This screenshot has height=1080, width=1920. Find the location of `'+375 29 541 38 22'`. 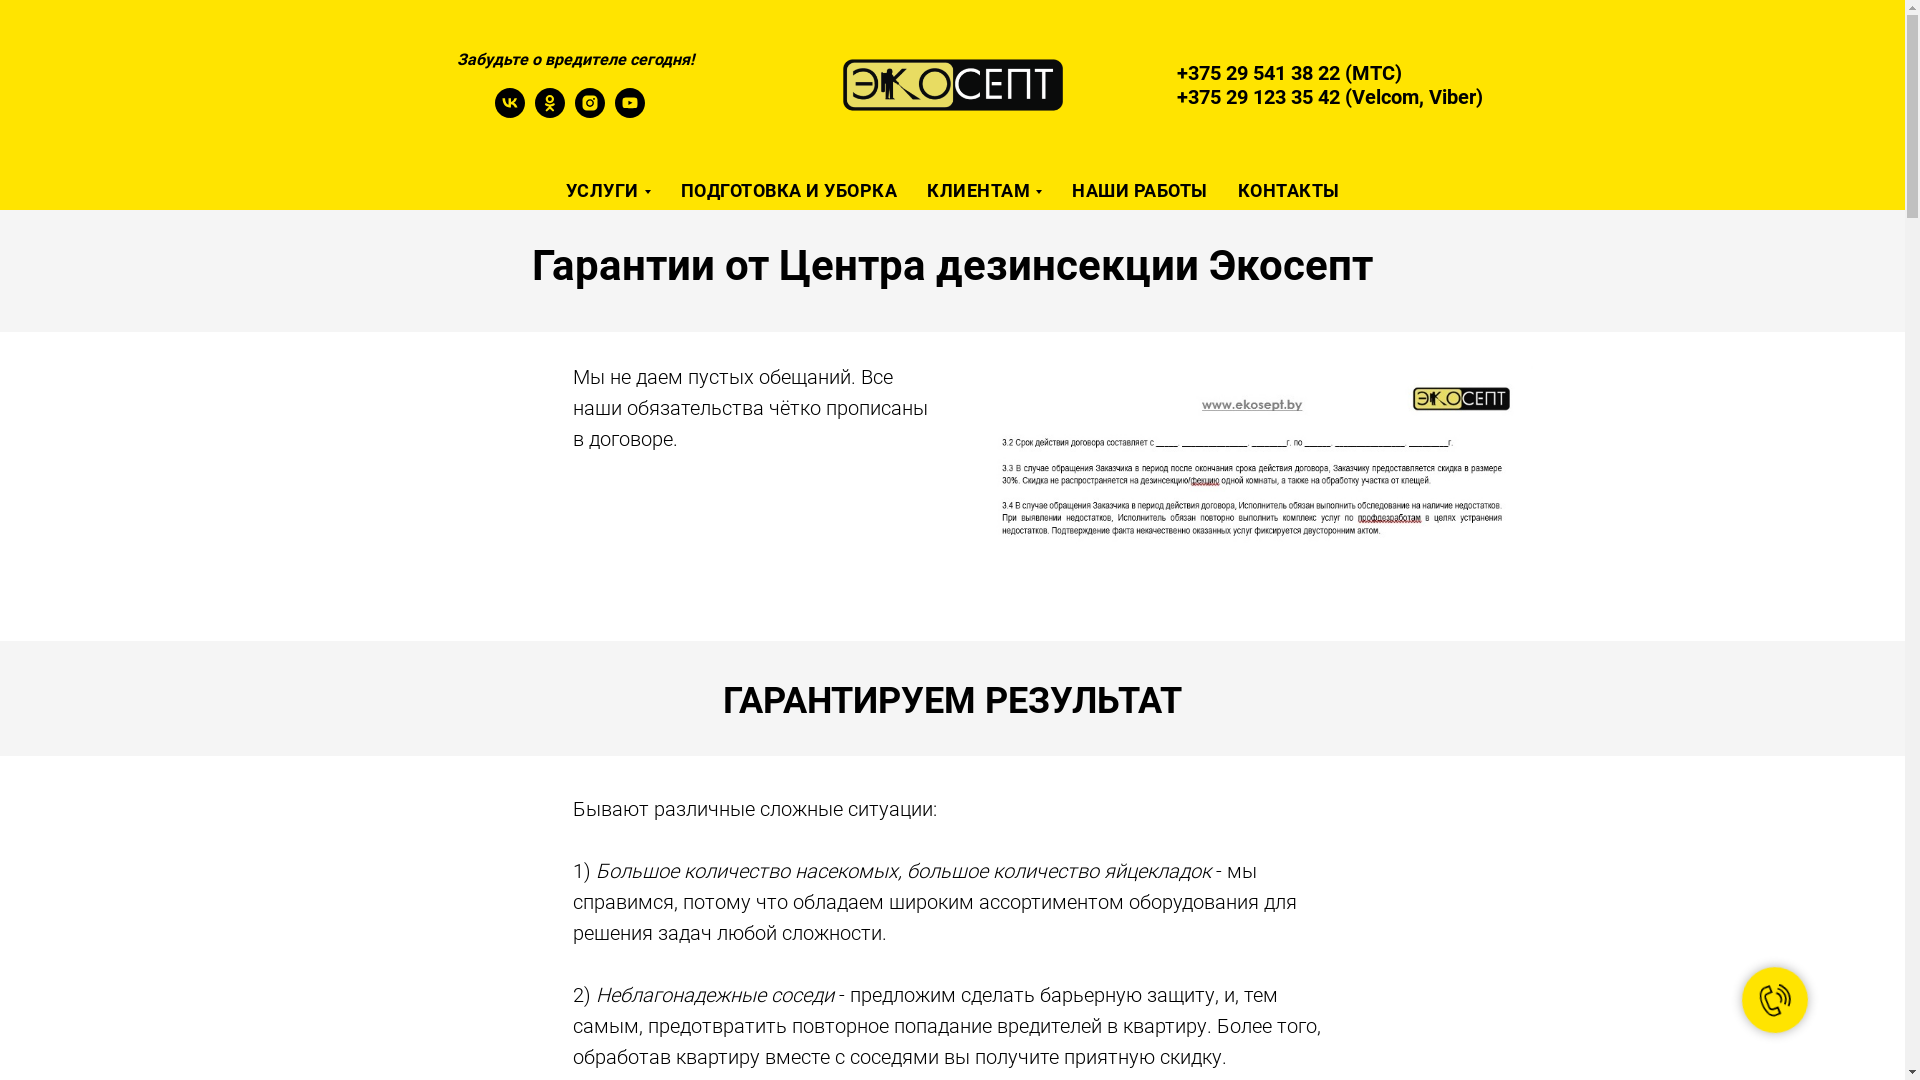

'+375 29 541 38 22' is located at coordinates (1257, 72).